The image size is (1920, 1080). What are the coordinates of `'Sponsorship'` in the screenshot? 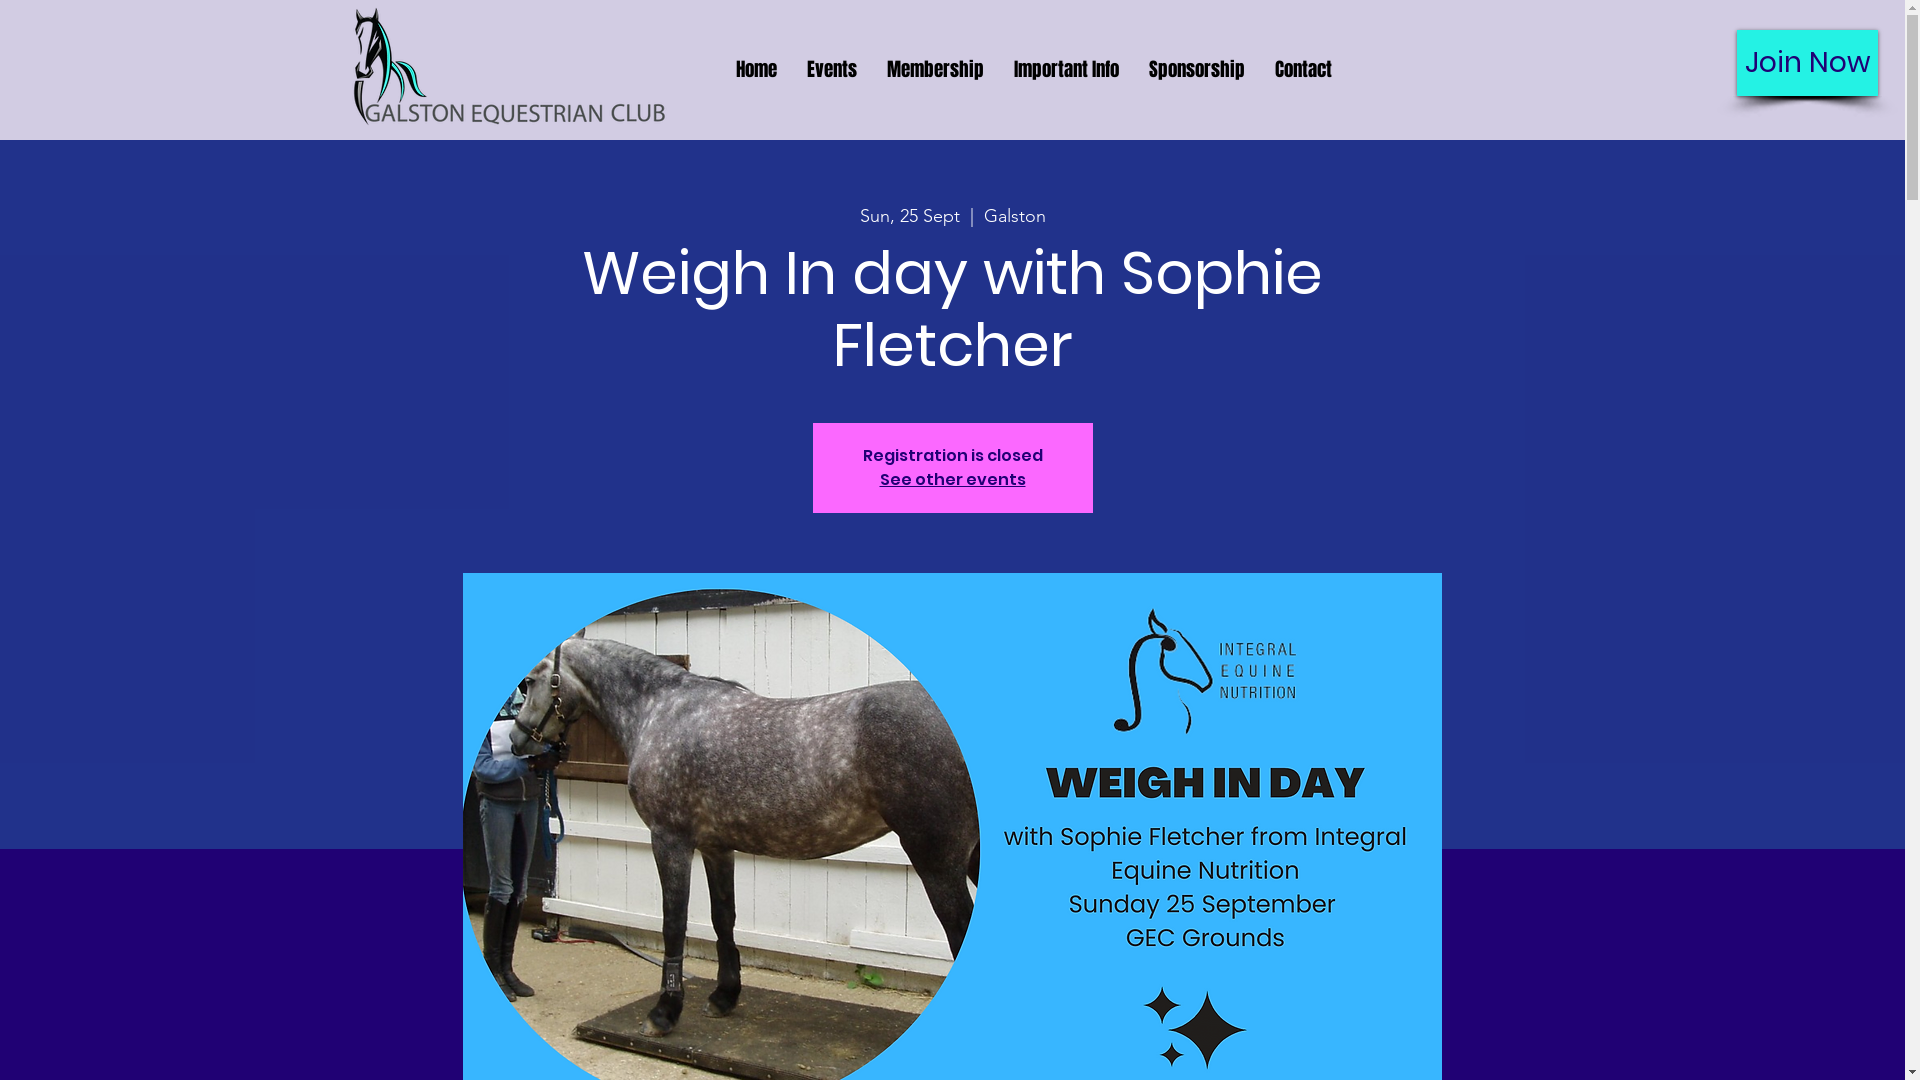 It's located at (1133, 68).